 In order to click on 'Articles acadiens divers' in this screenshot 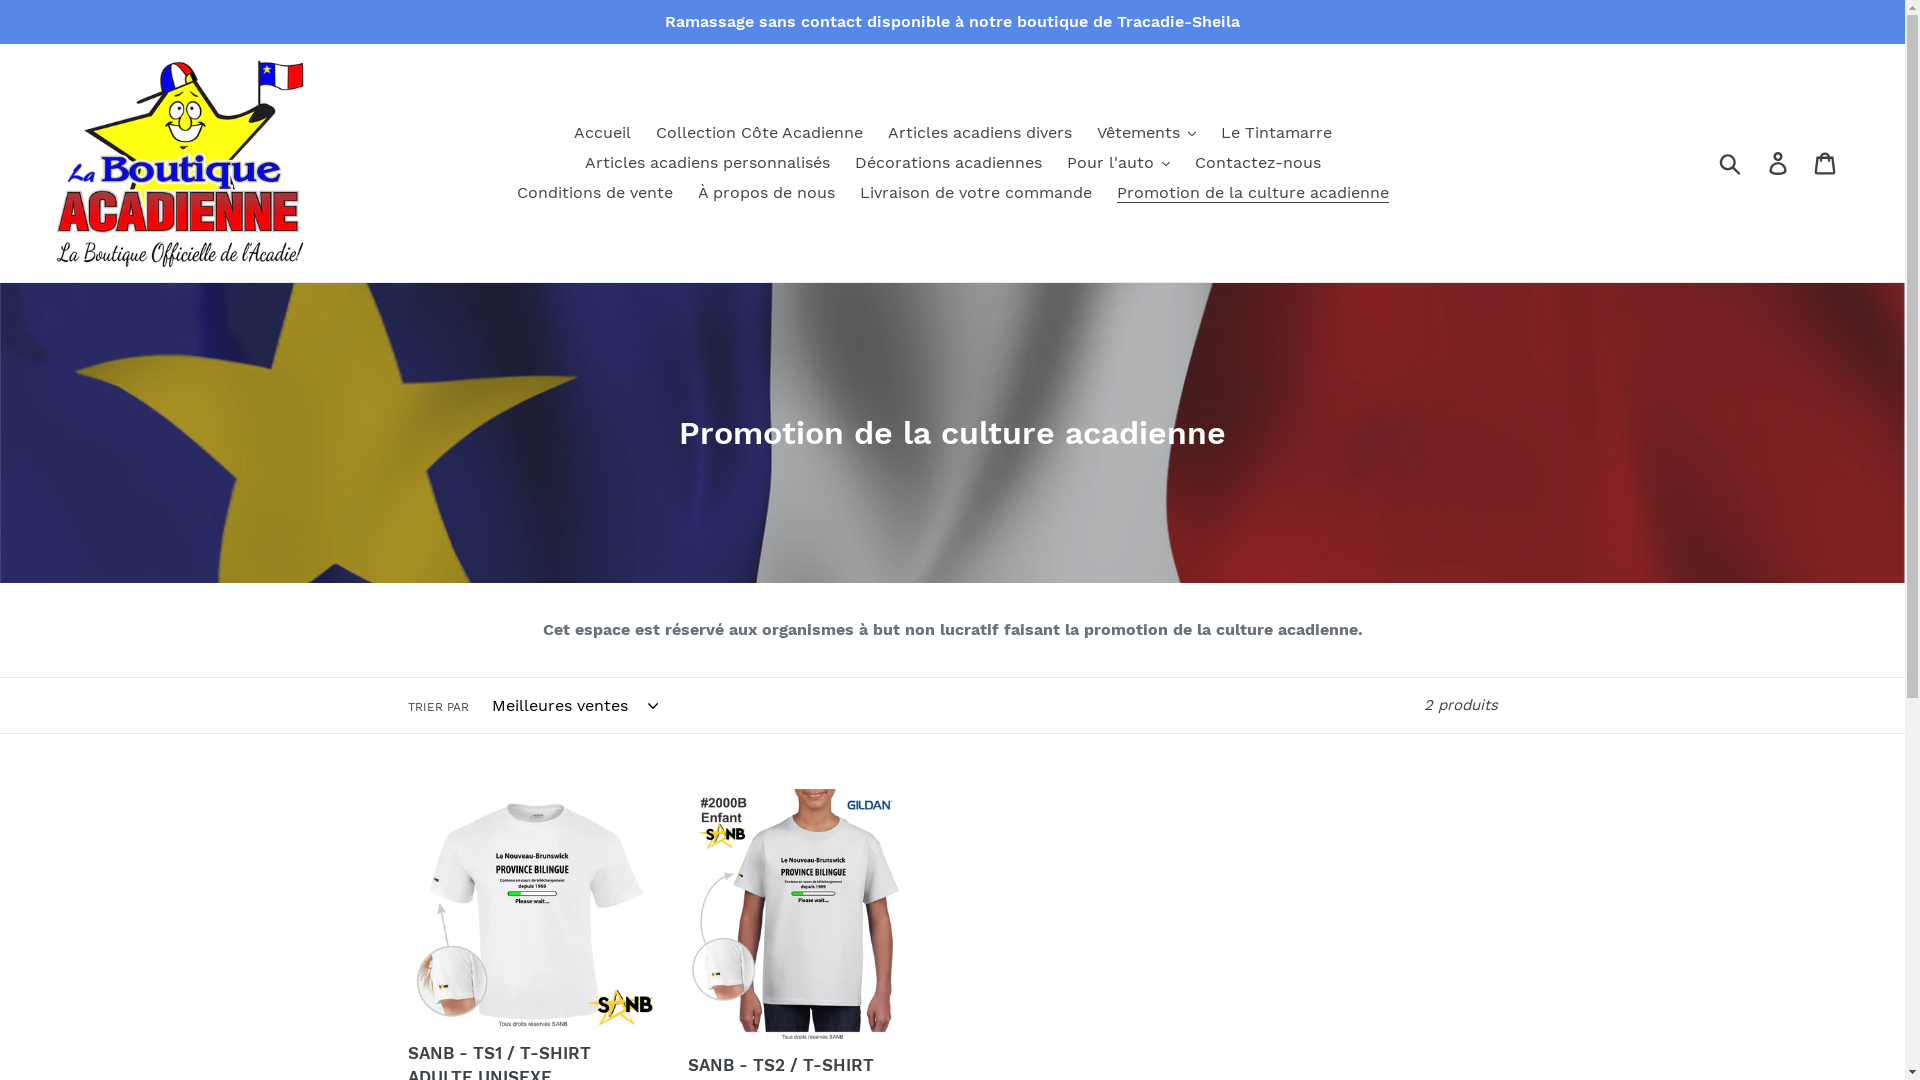, I will do `click(979, 132)`.